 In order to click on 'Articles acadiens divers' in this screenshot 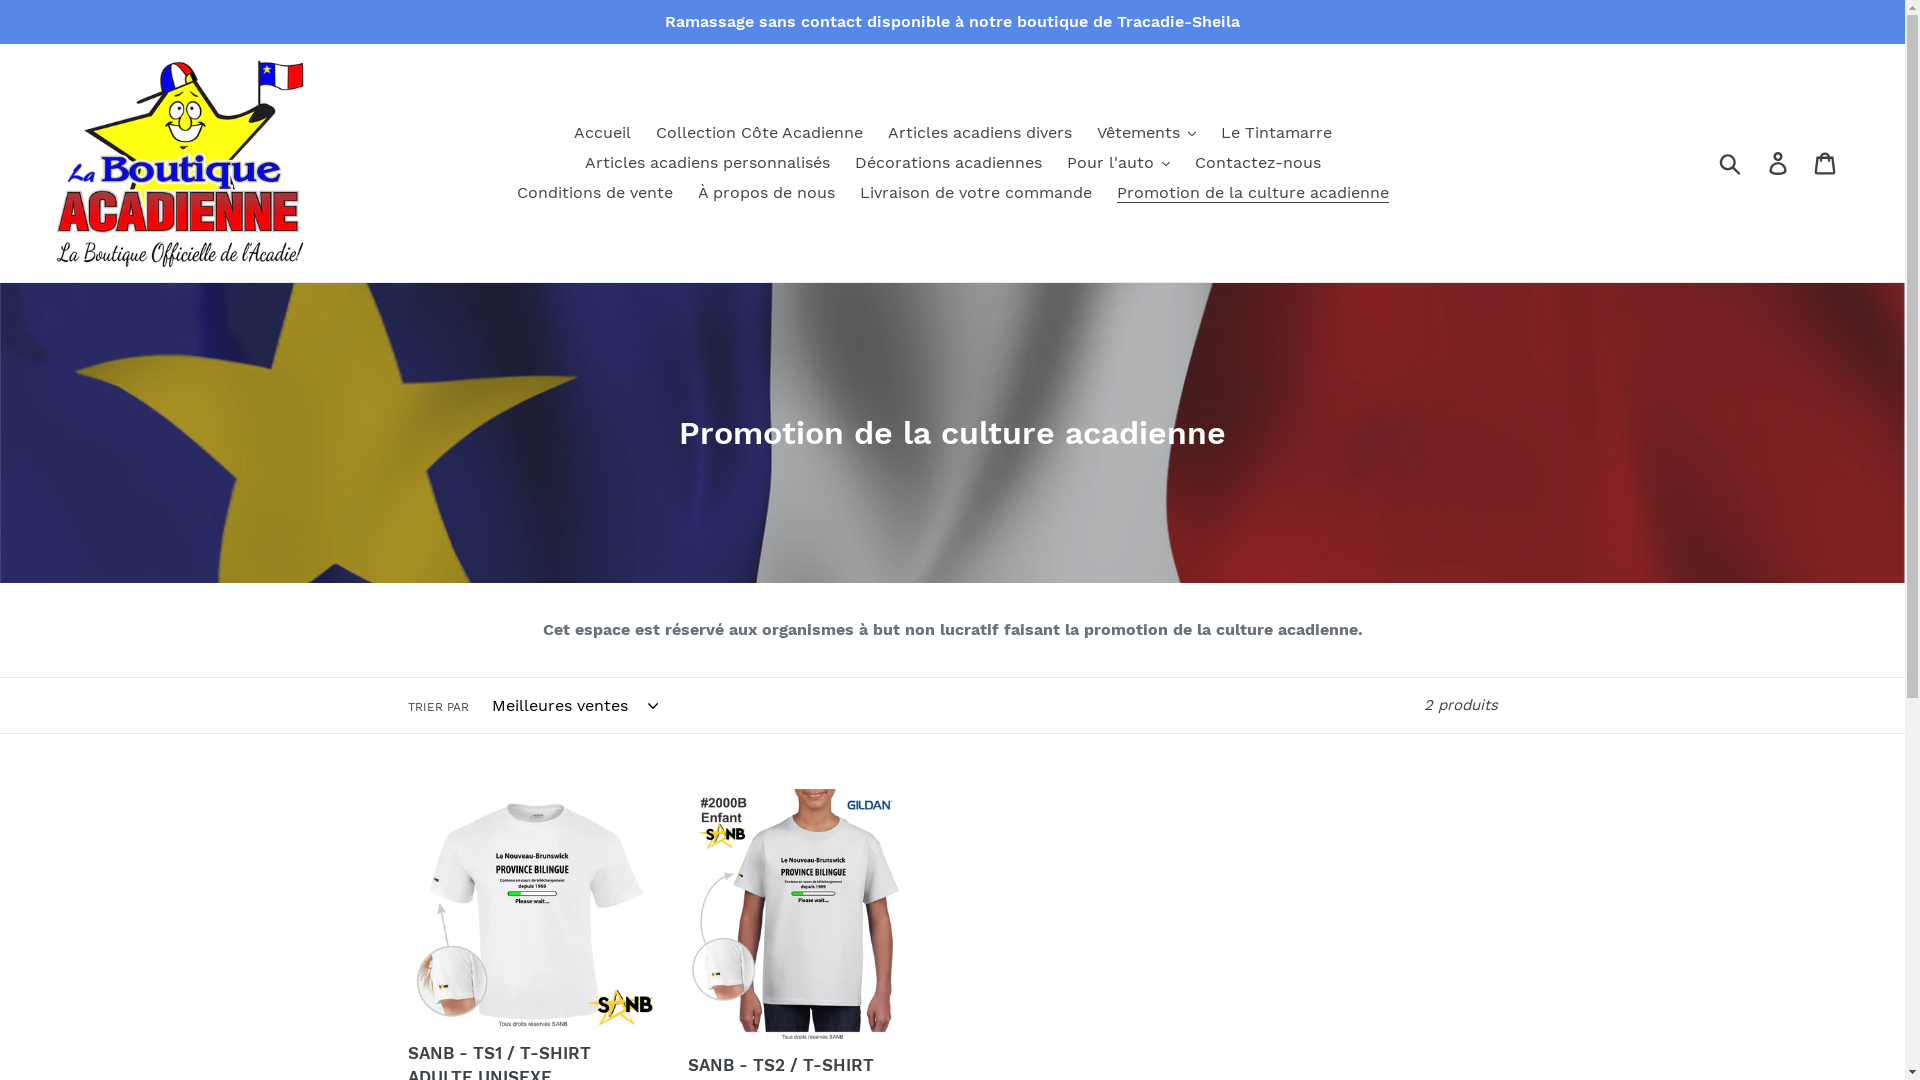, I will do `click(979, 132)`.